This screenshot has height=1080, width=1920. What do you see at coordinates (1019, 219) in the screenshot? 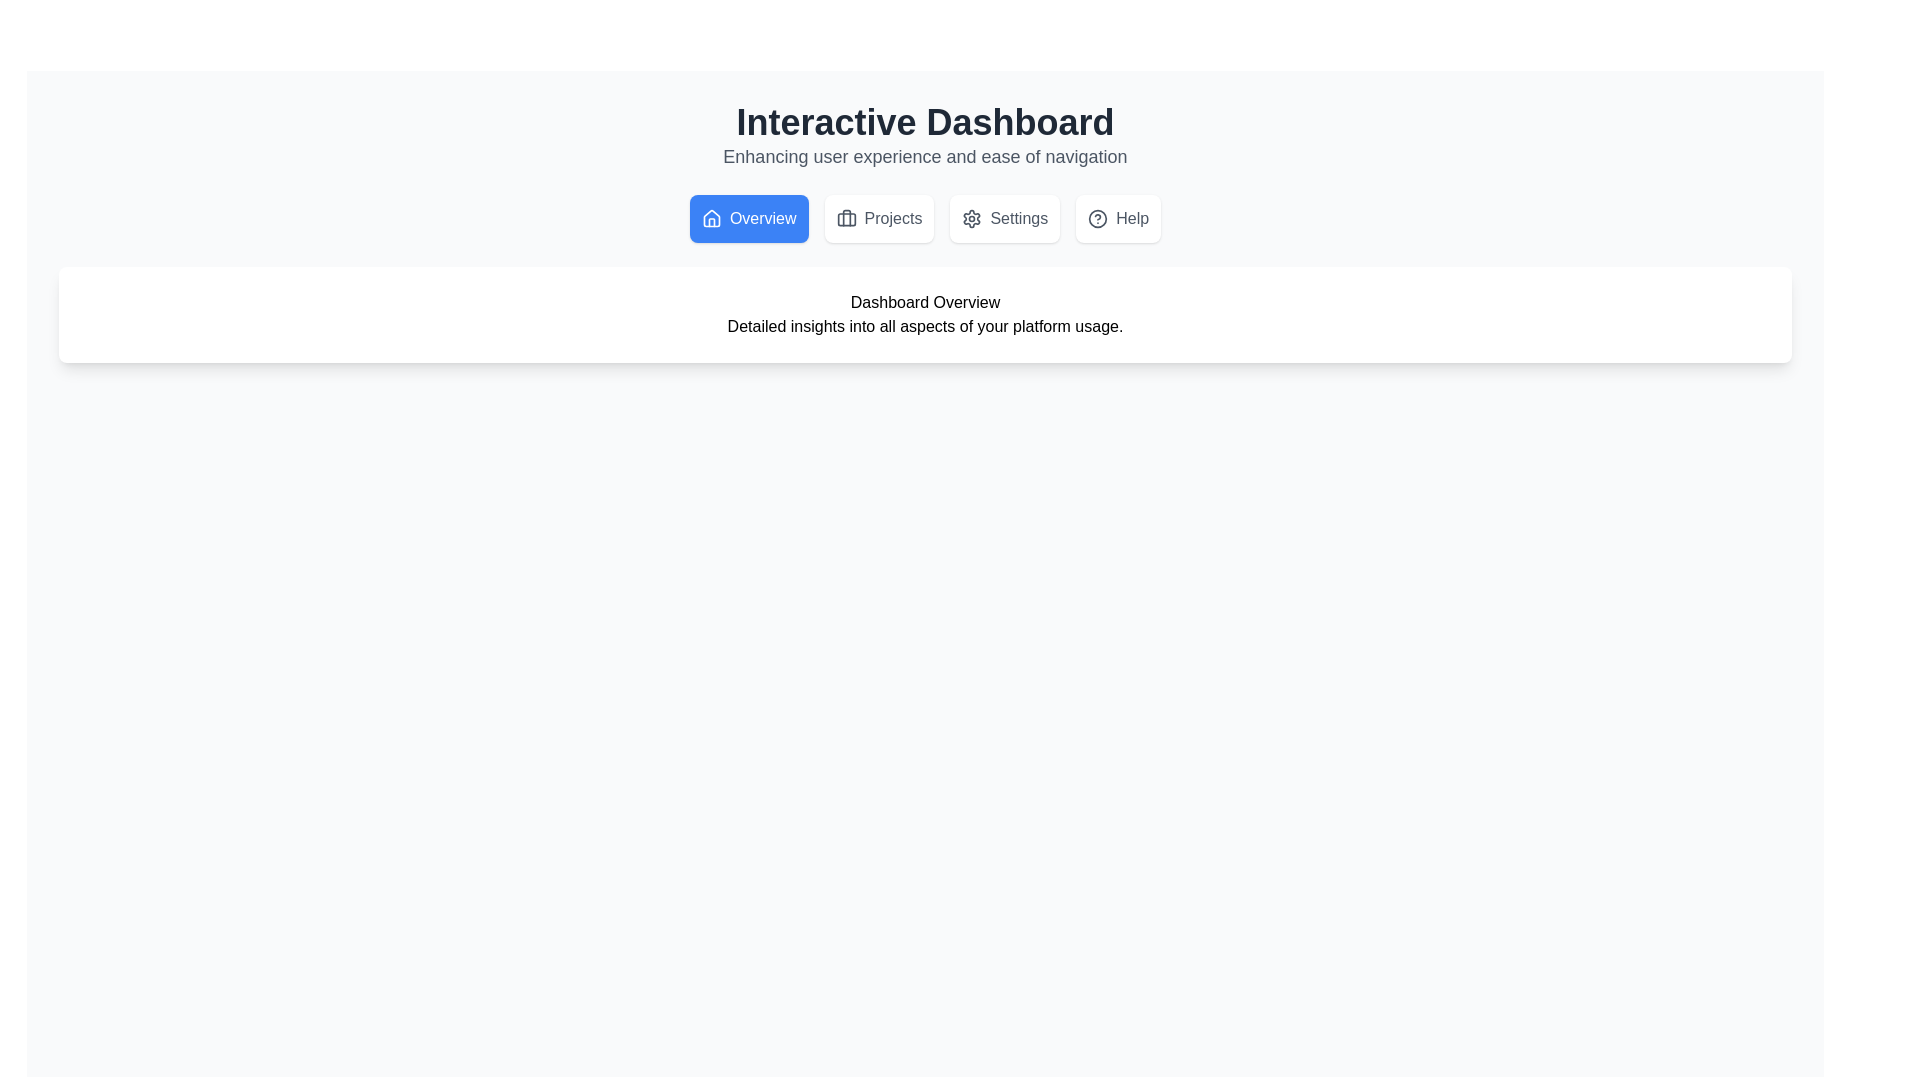
I see `the 'Settings' text label, which is the fourth item in the navigation bar next to the settings icon` at bounding box center [1019, 219].